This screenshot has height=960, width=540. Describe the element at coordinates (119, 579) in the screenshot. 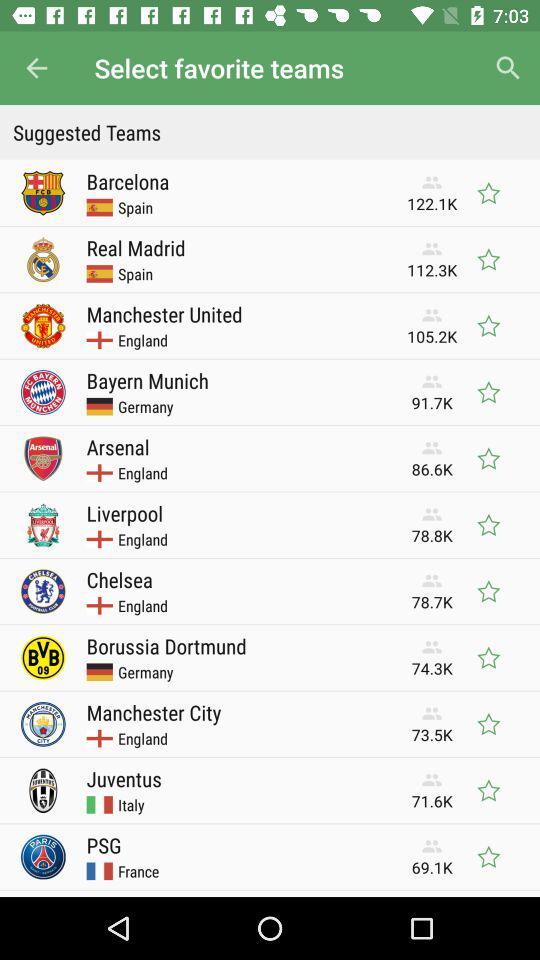

I see `the item next to 78.7k icon` at that location.